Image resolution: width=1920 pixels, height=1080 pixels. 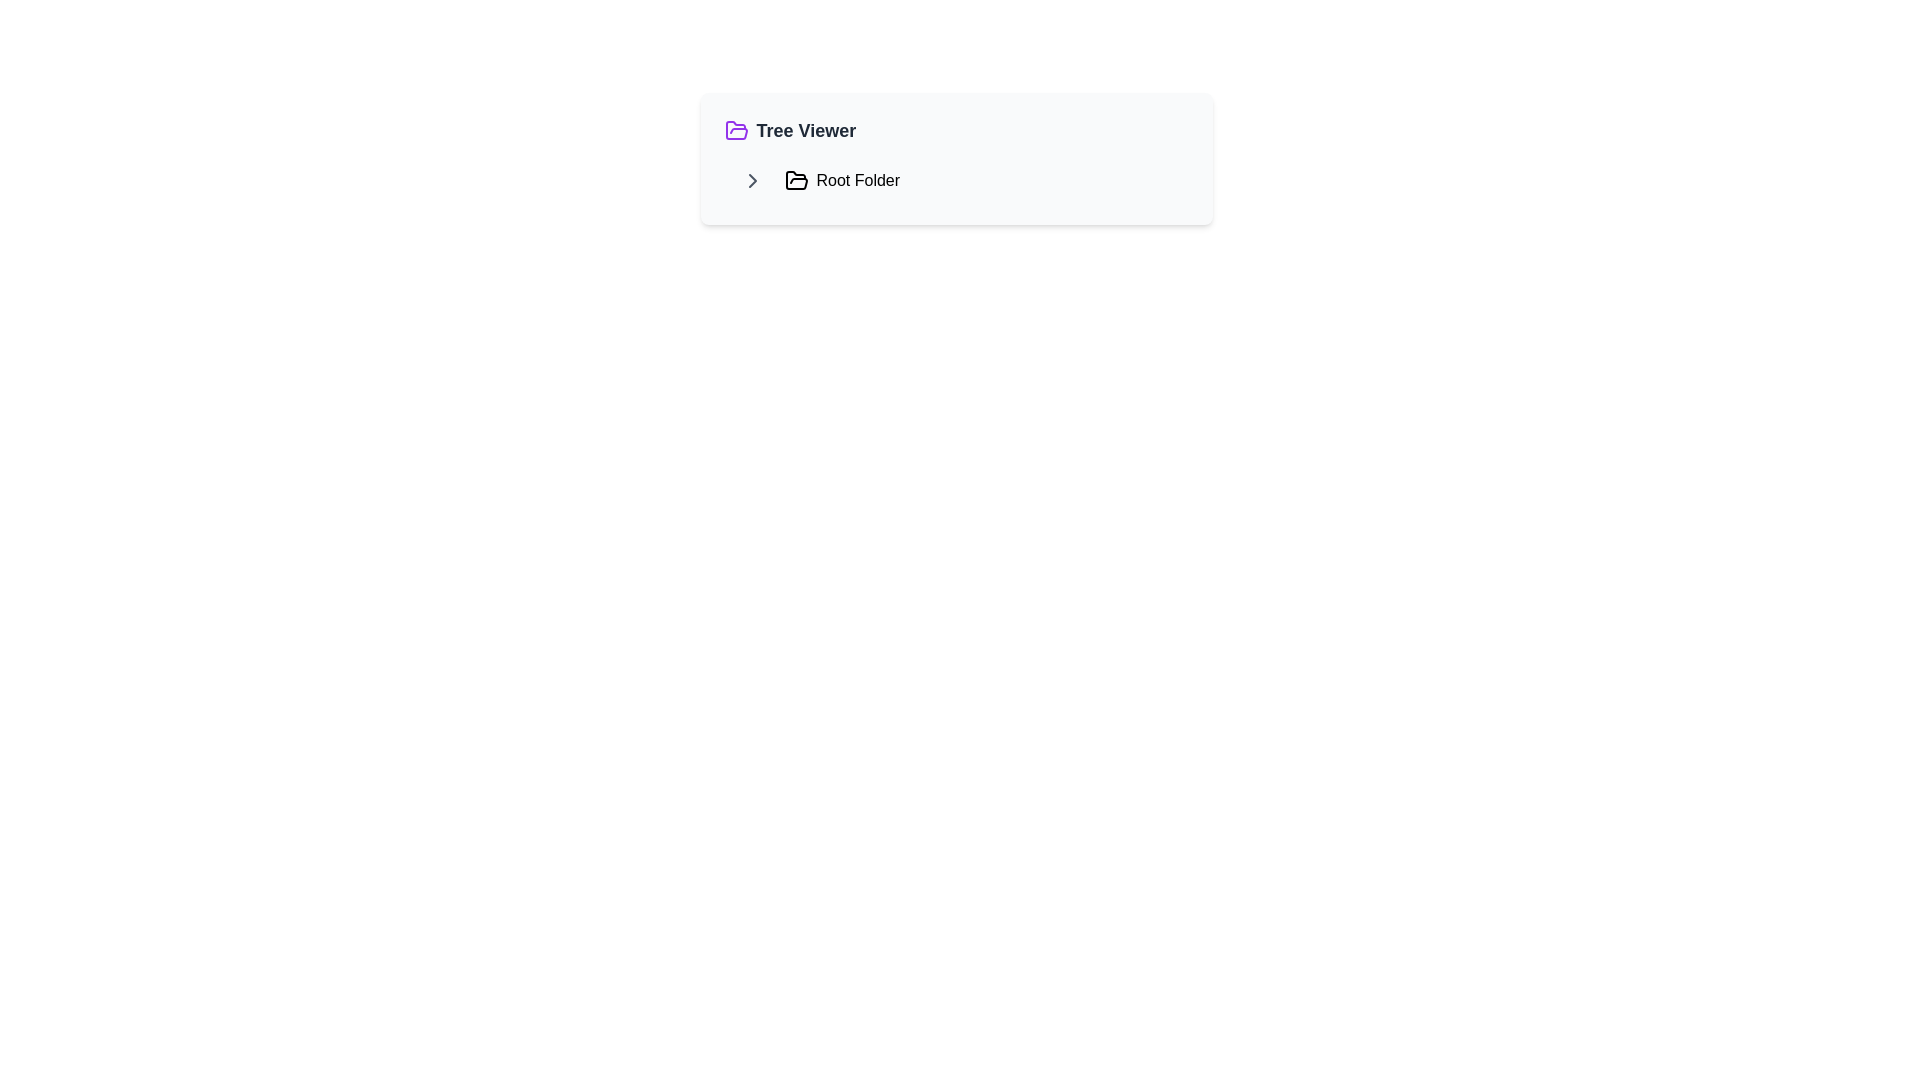 What do you see at coordinates (955, 181) in the screenshot?
I see `the 'Root Folder' item in the tree-view structure` at bounding box center [955, 181].